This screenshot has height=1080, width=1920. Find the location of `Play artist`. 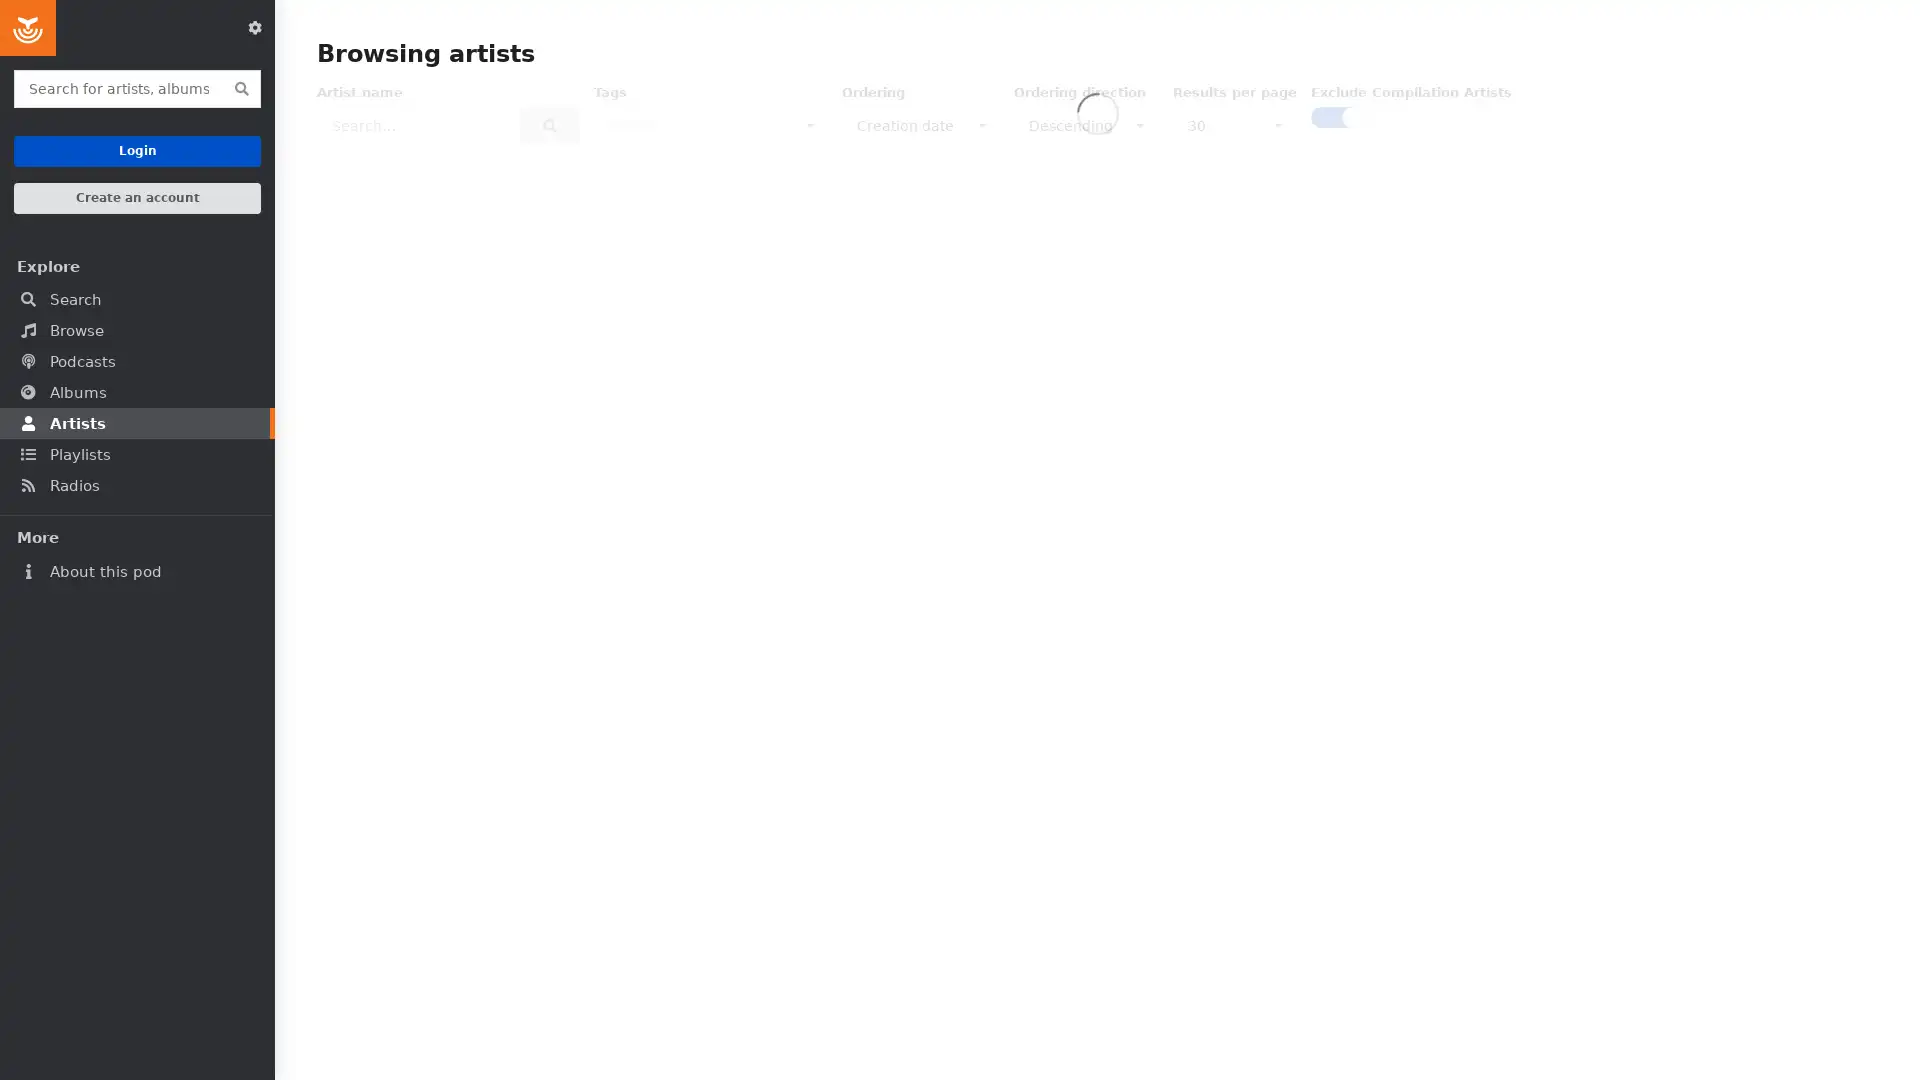

Play artist is located at coordinates (484, 1035).